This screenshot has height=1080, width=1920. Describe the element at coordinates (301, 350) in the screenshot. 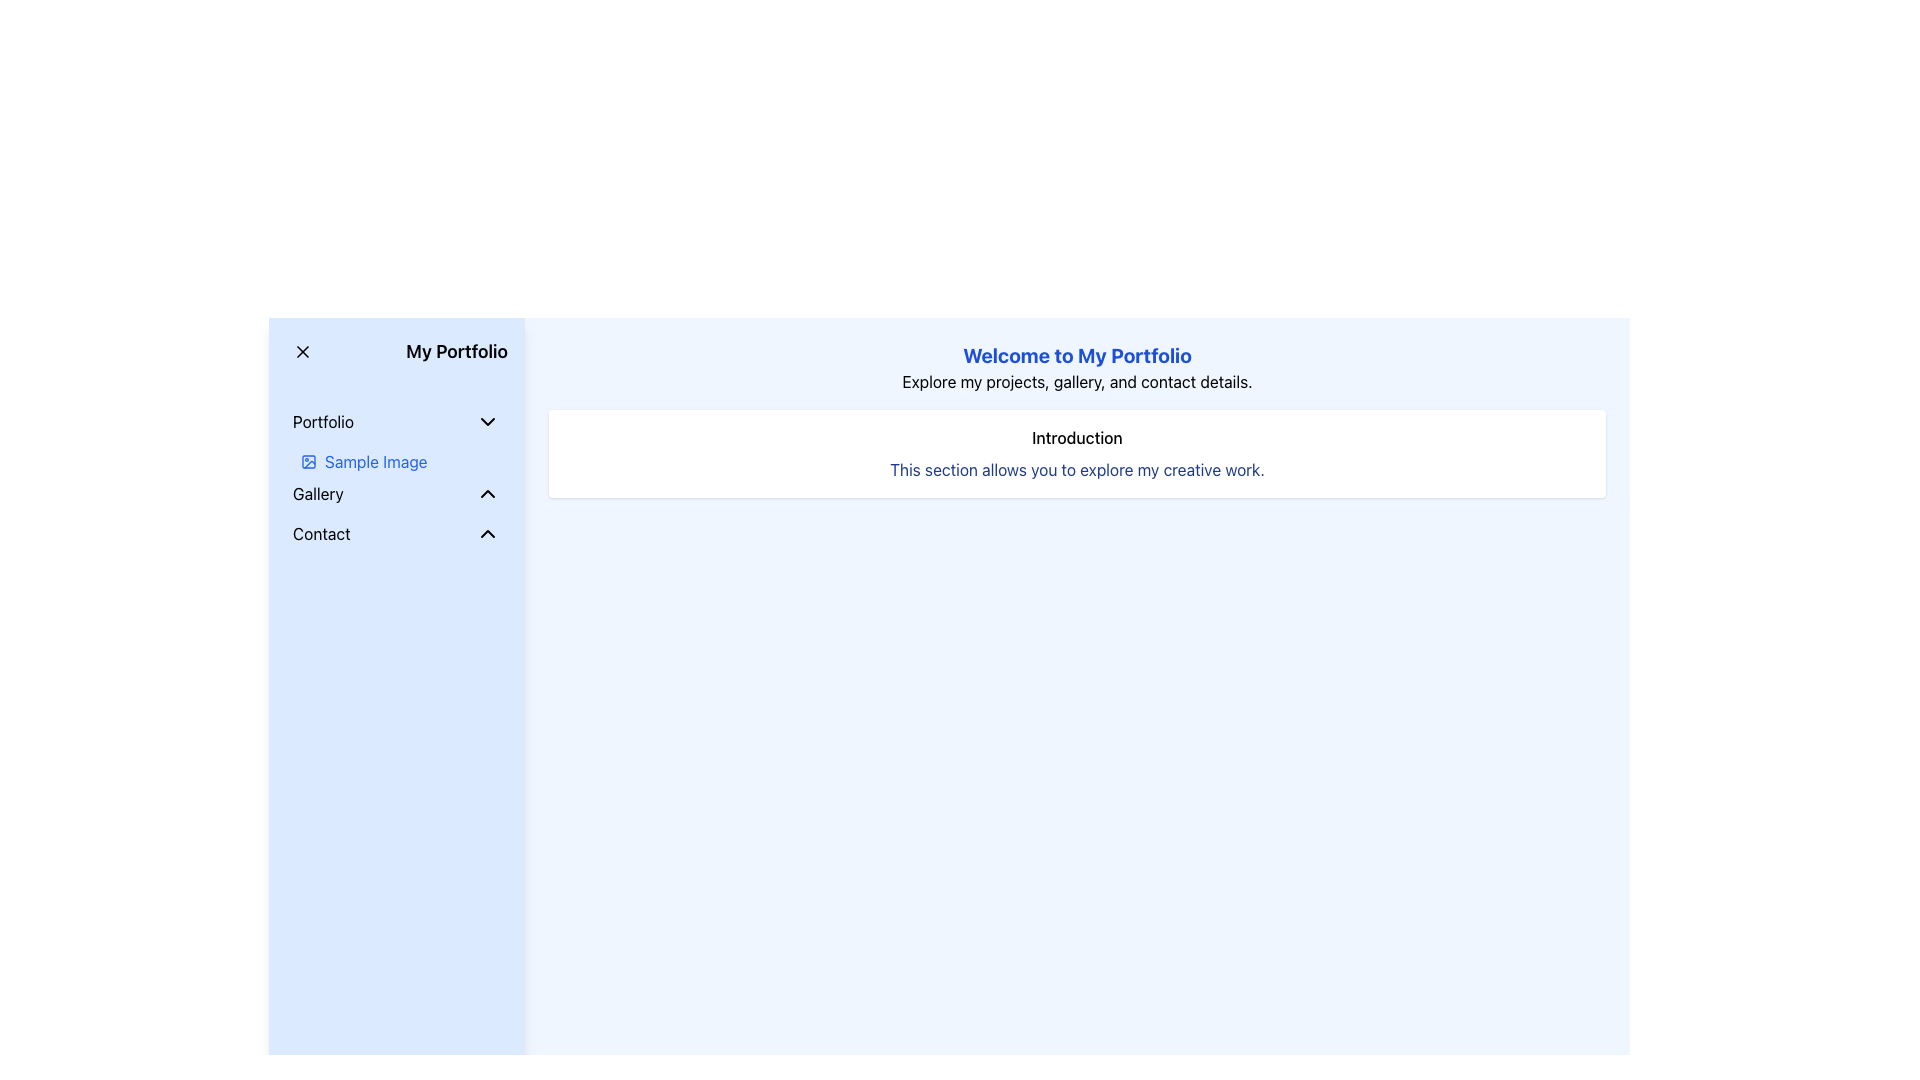

I see `the close icon located to the left of the 'My Portfolio' text in the sidebar` at that location.